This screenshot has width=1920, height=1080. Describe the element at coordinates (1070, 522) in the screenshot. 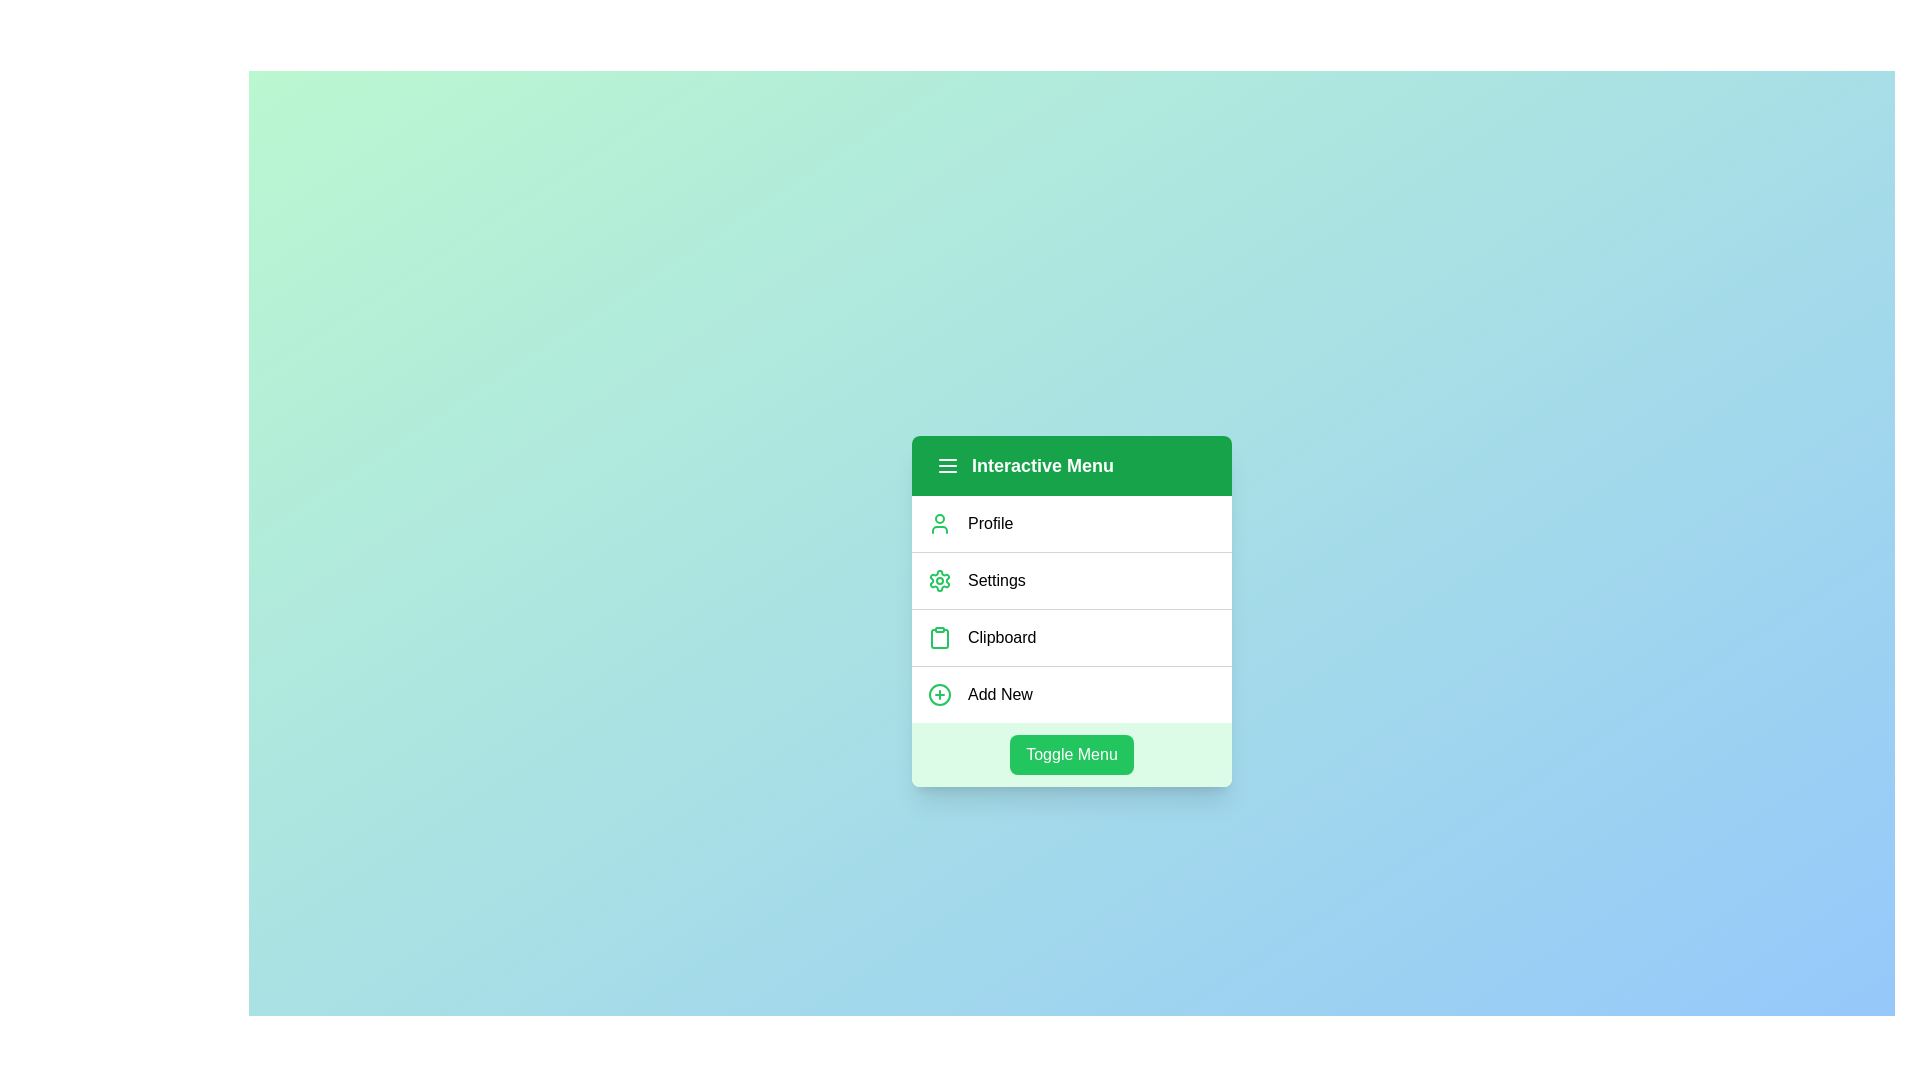

I see `the menu item labeled 'Profile'` at that location.